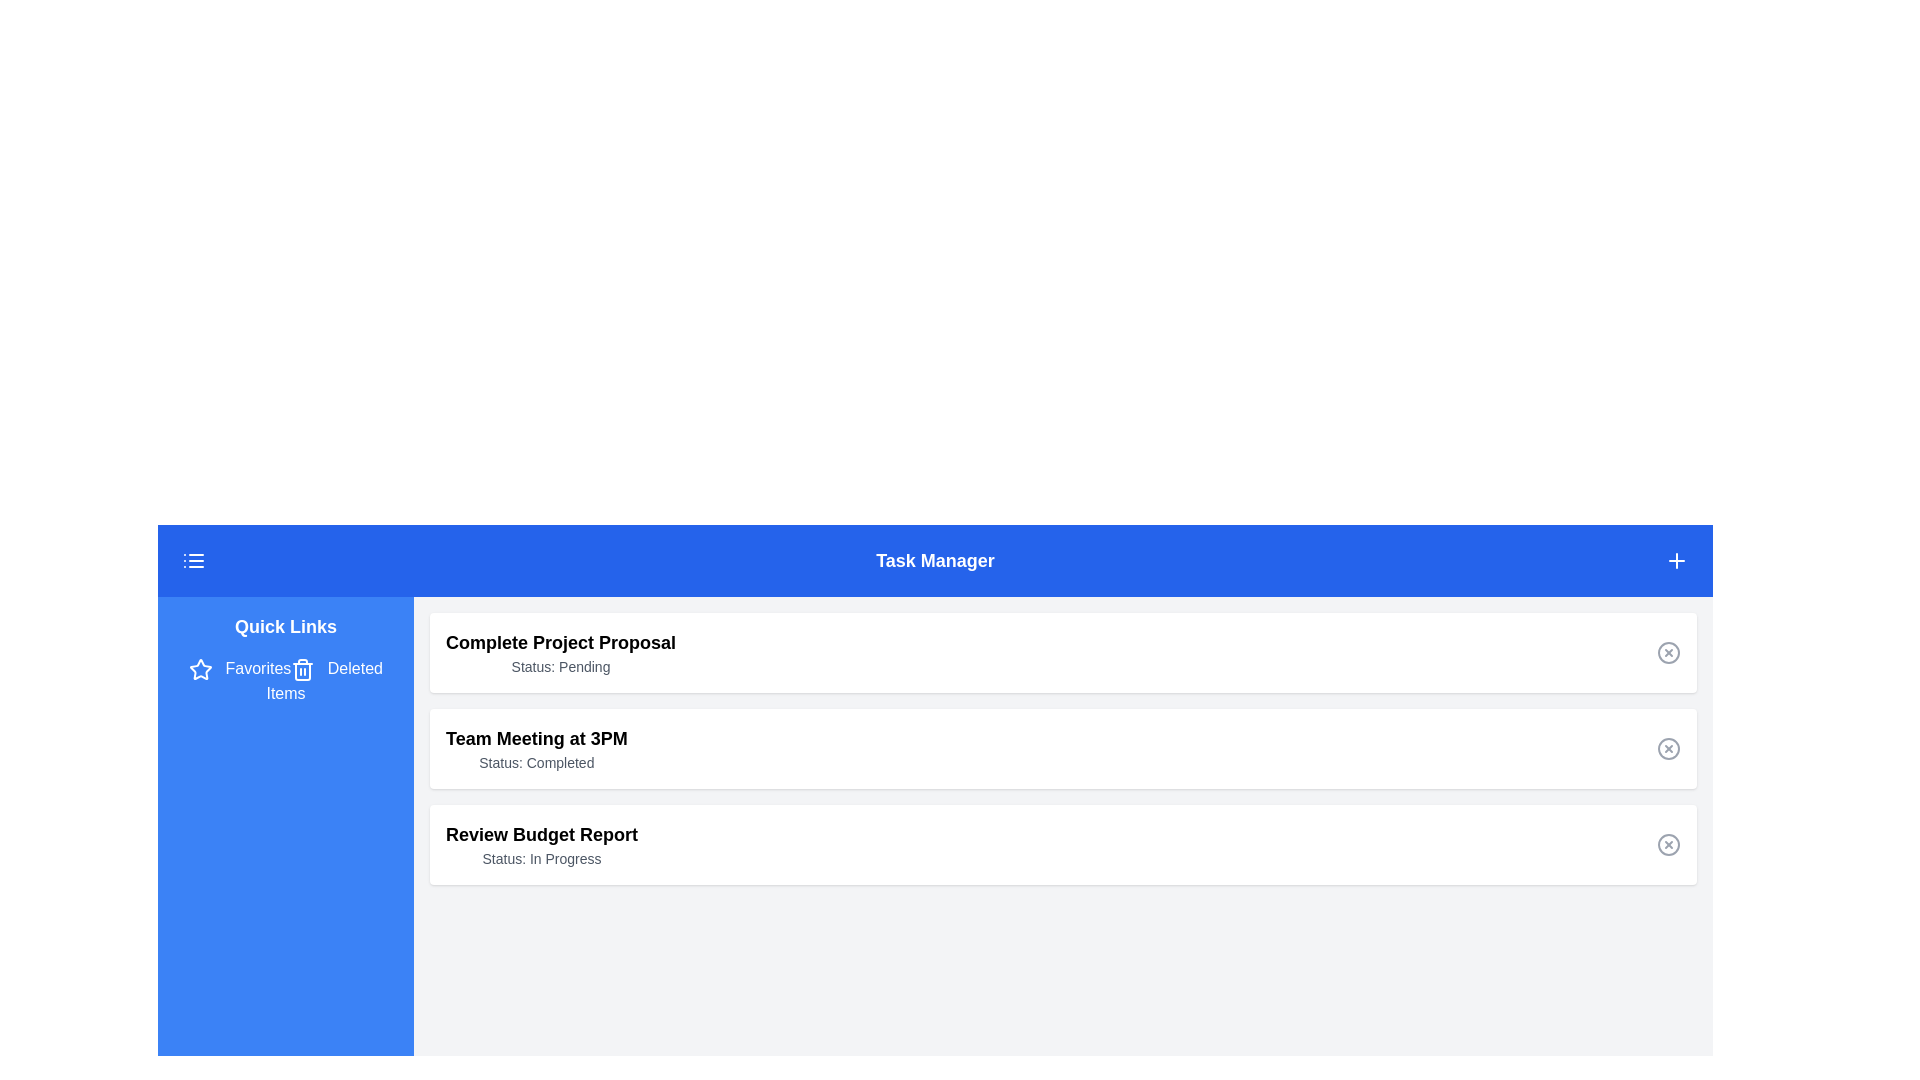 This screenshot has height=1080, width=1920. I want to click on the third task item labeled 'Review Budget Report' in the 'Task Manager', so click(1062, 844).